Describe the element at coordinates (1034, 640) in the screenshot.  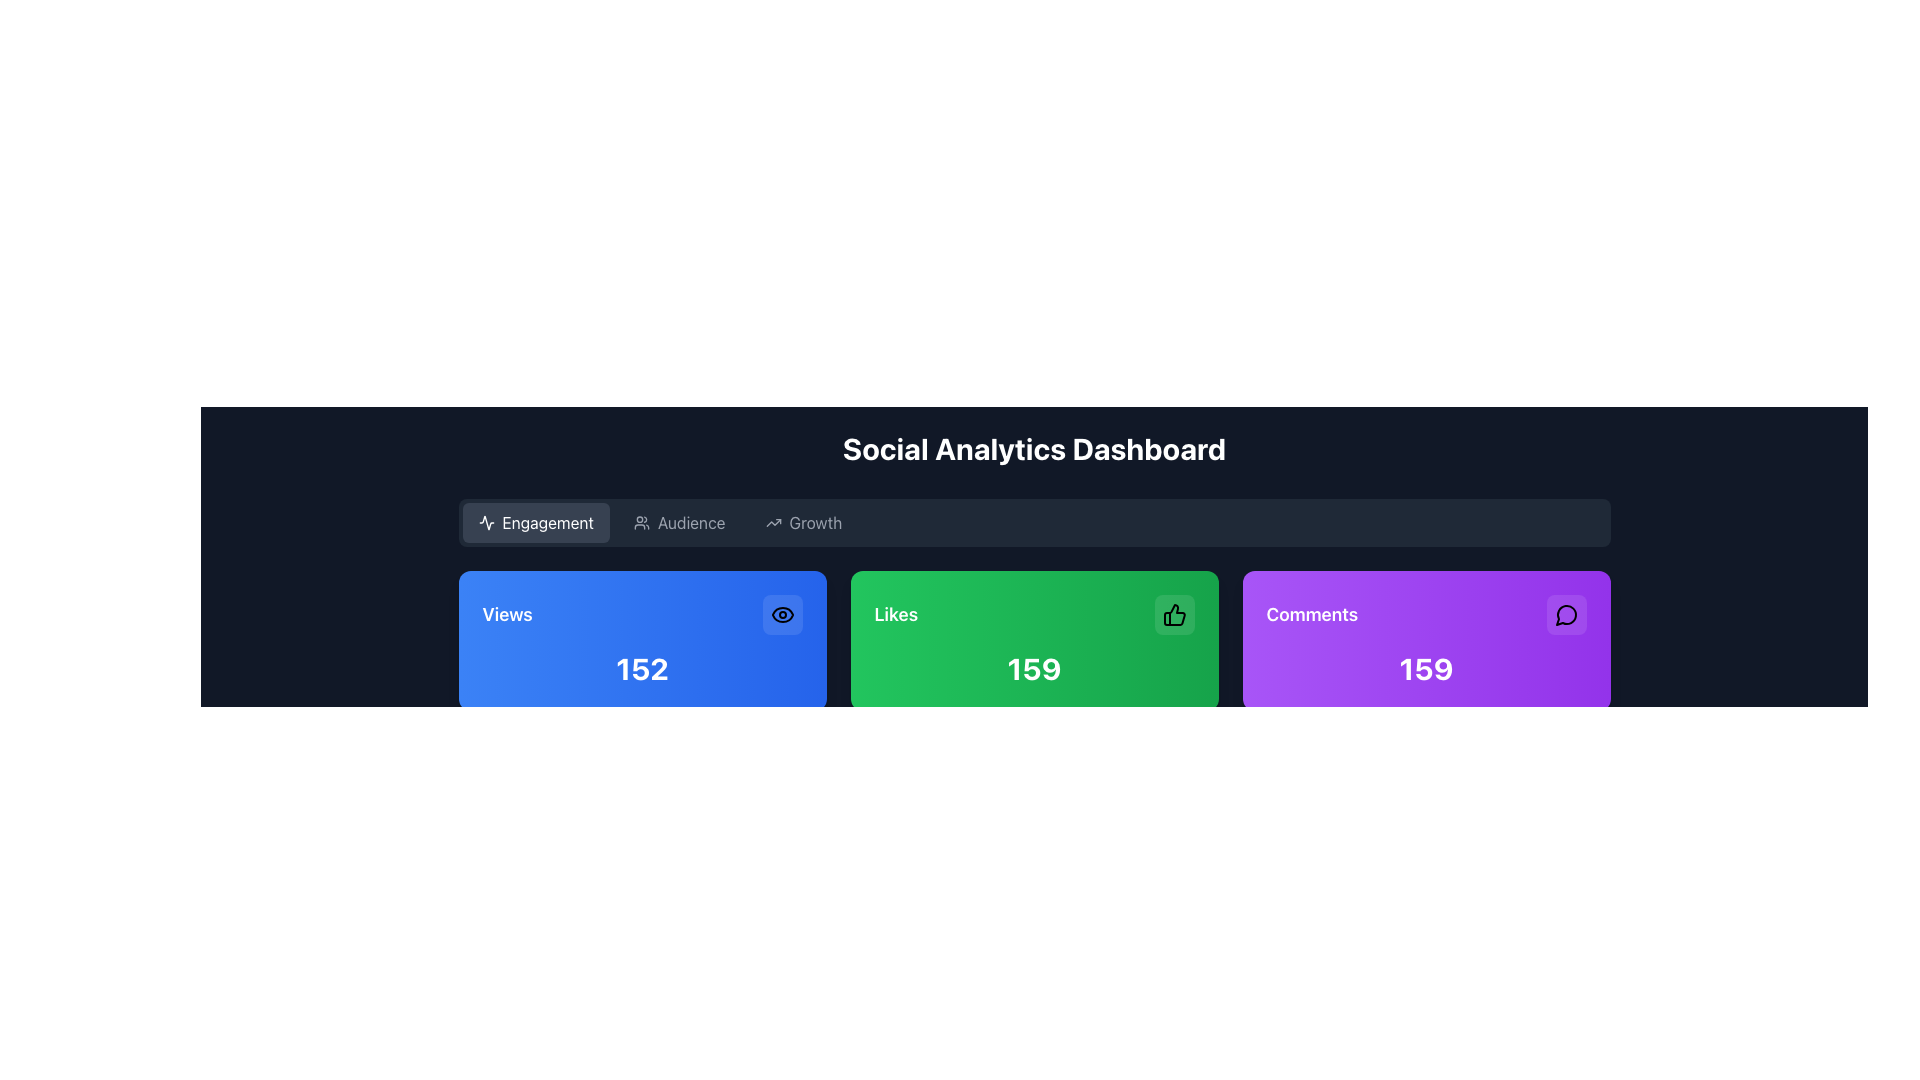
I see `the central card displaying 'Likes' with the thumbs-up icon in the three-column layout` at that location.